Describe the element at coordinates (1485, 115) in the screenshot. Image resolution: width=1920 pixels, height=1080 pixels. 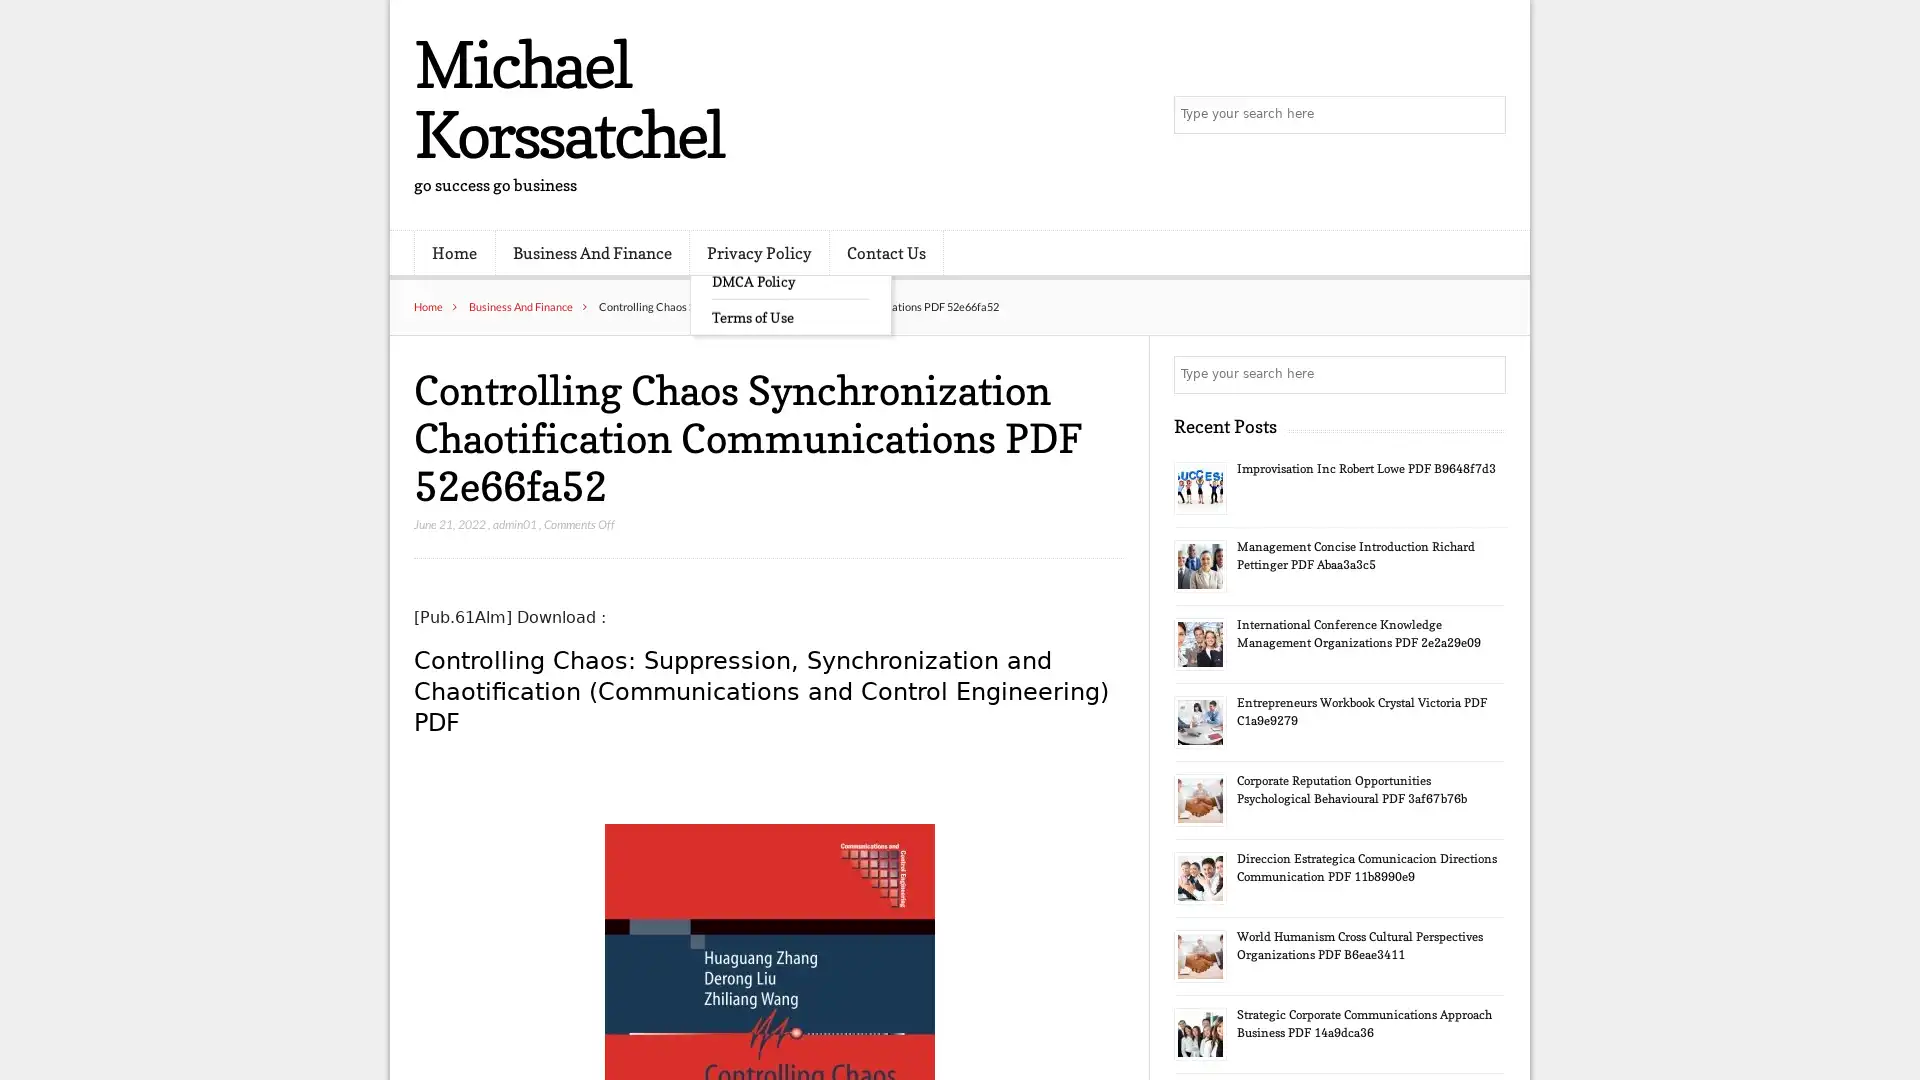
I see `Search` at that location.